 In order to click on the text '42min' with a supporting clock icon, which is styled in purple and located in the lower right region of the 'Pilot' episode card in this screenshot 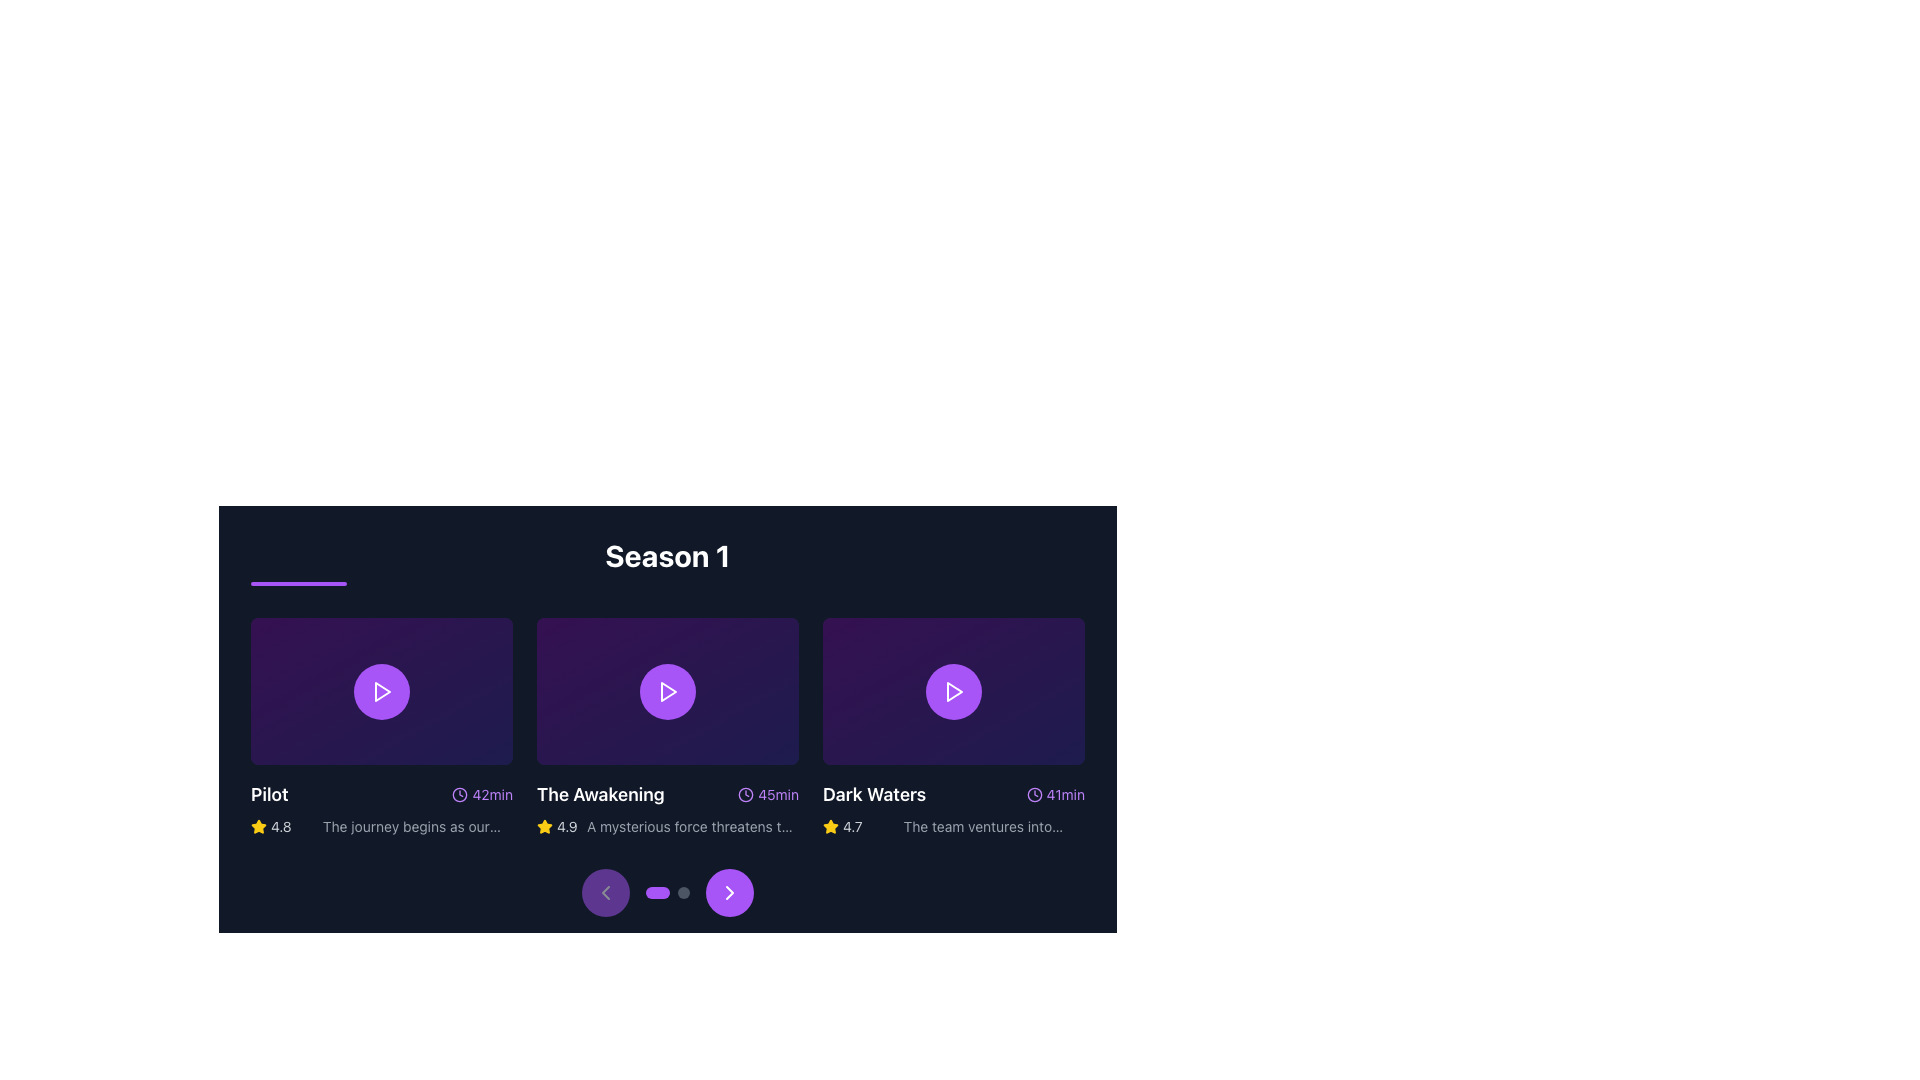, I will do `click(482, 794)`.